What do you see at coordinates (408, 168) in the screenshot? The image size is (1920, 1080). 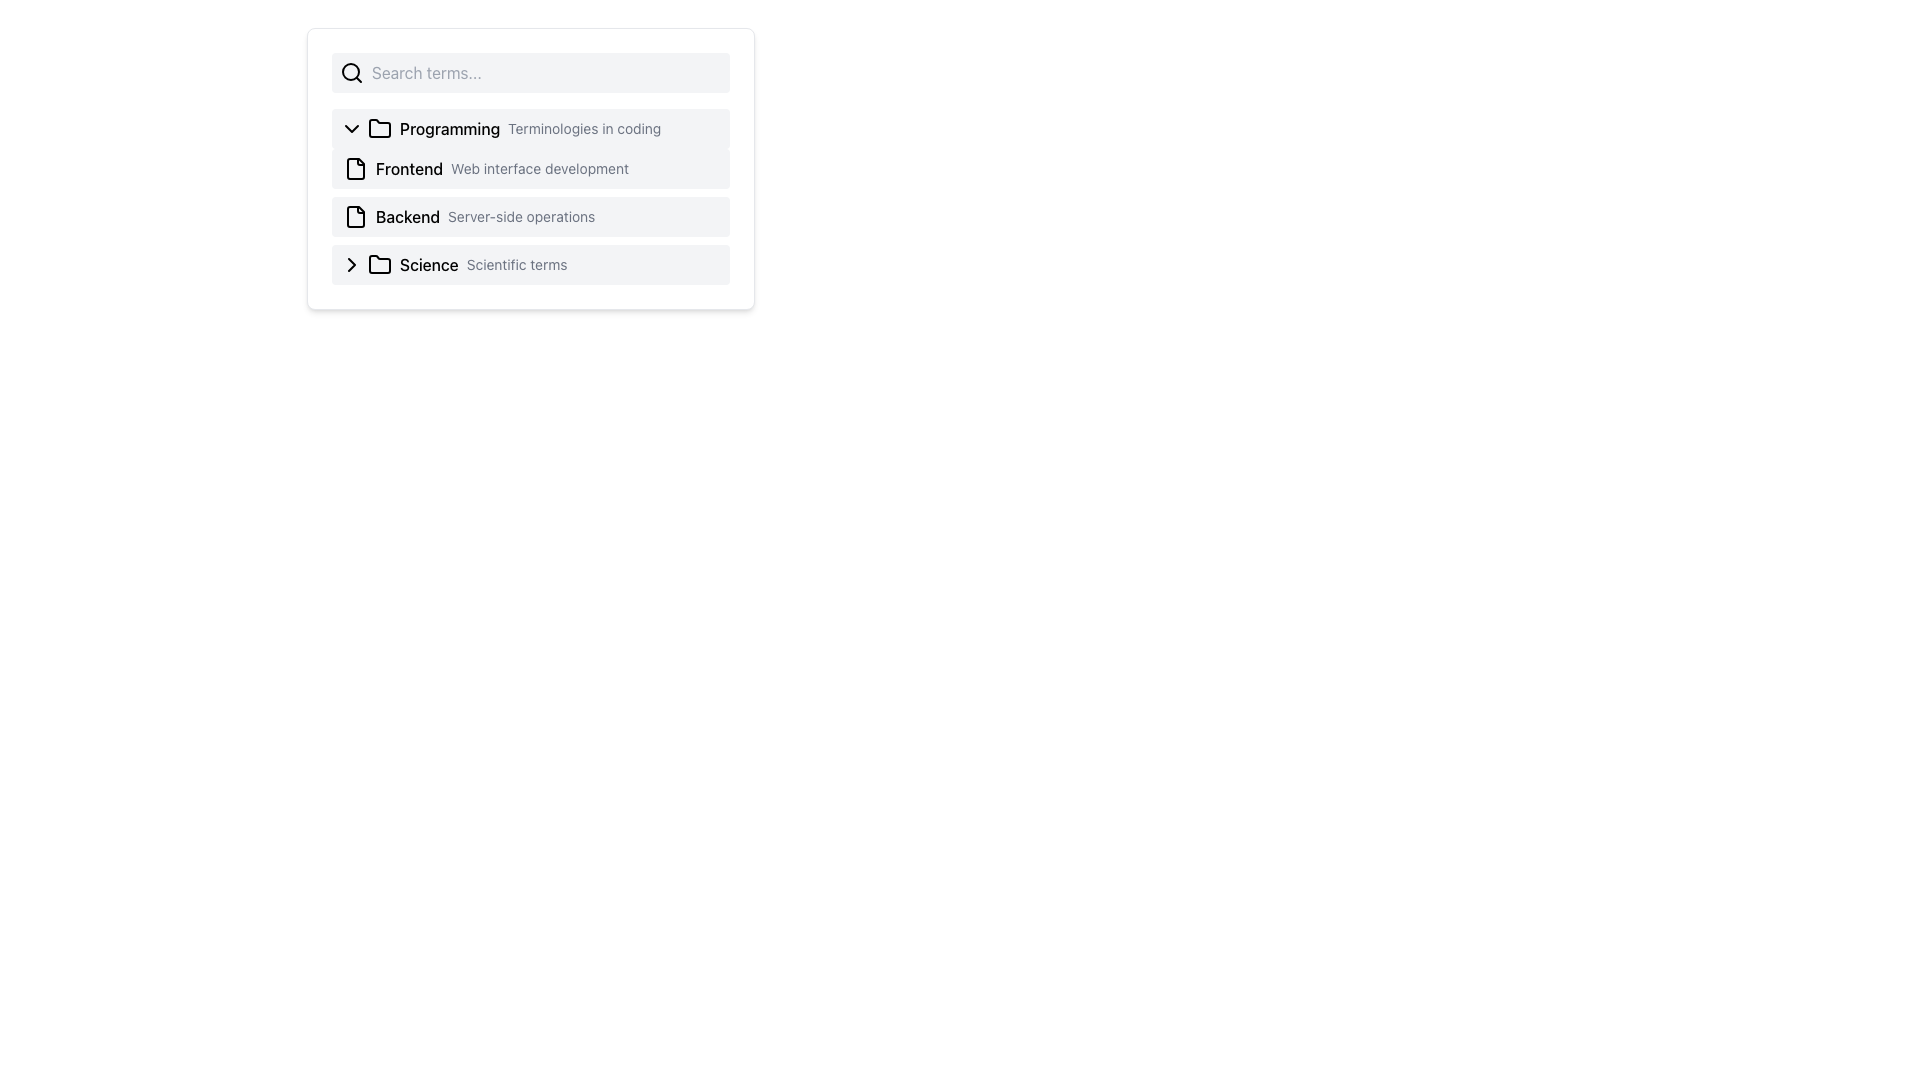 I see `information from the 'Frontend' text label which identifies the category in the user interface, located to the right of an icon and before the text 'Web interface development'` at bounding box center [408, 168].